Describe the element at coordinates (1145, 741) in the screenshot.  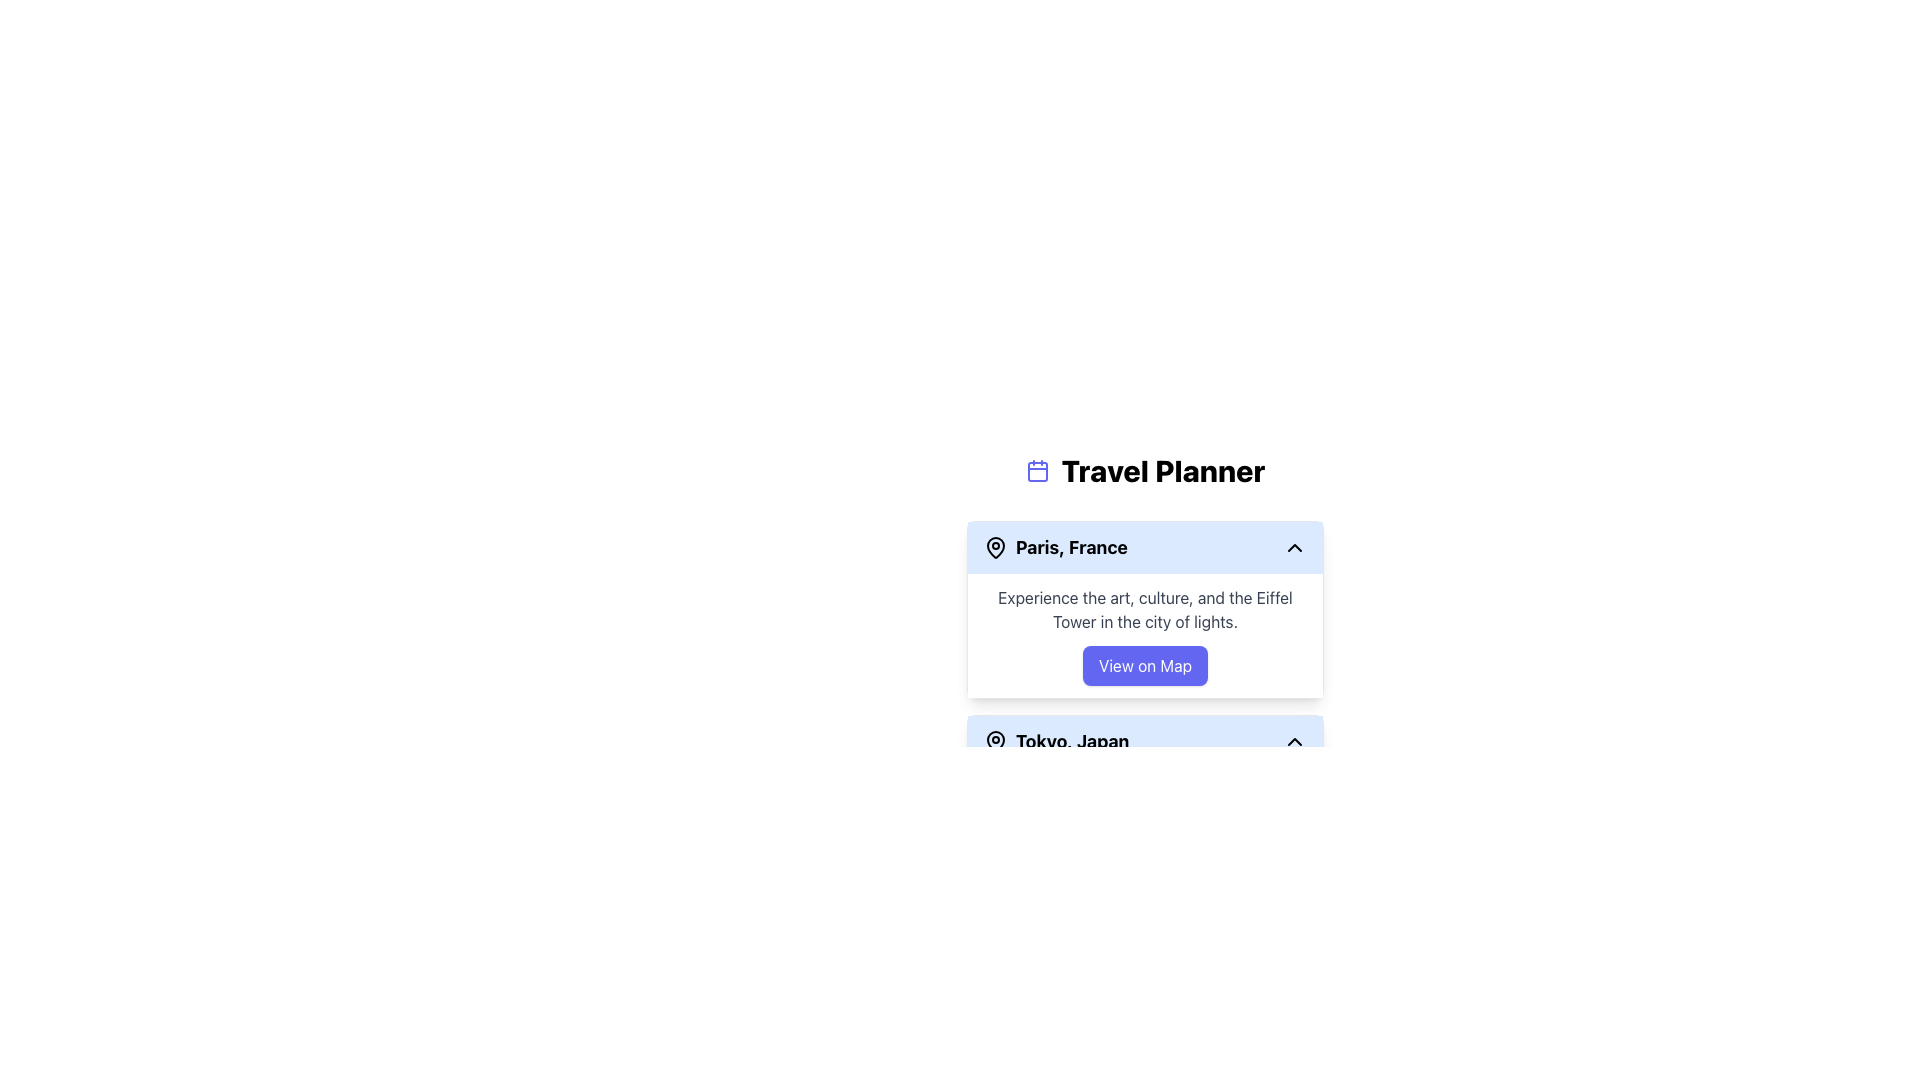
I see `the second item in the travel destinations list, labeled 'Tokyo, Japan'` at that location.